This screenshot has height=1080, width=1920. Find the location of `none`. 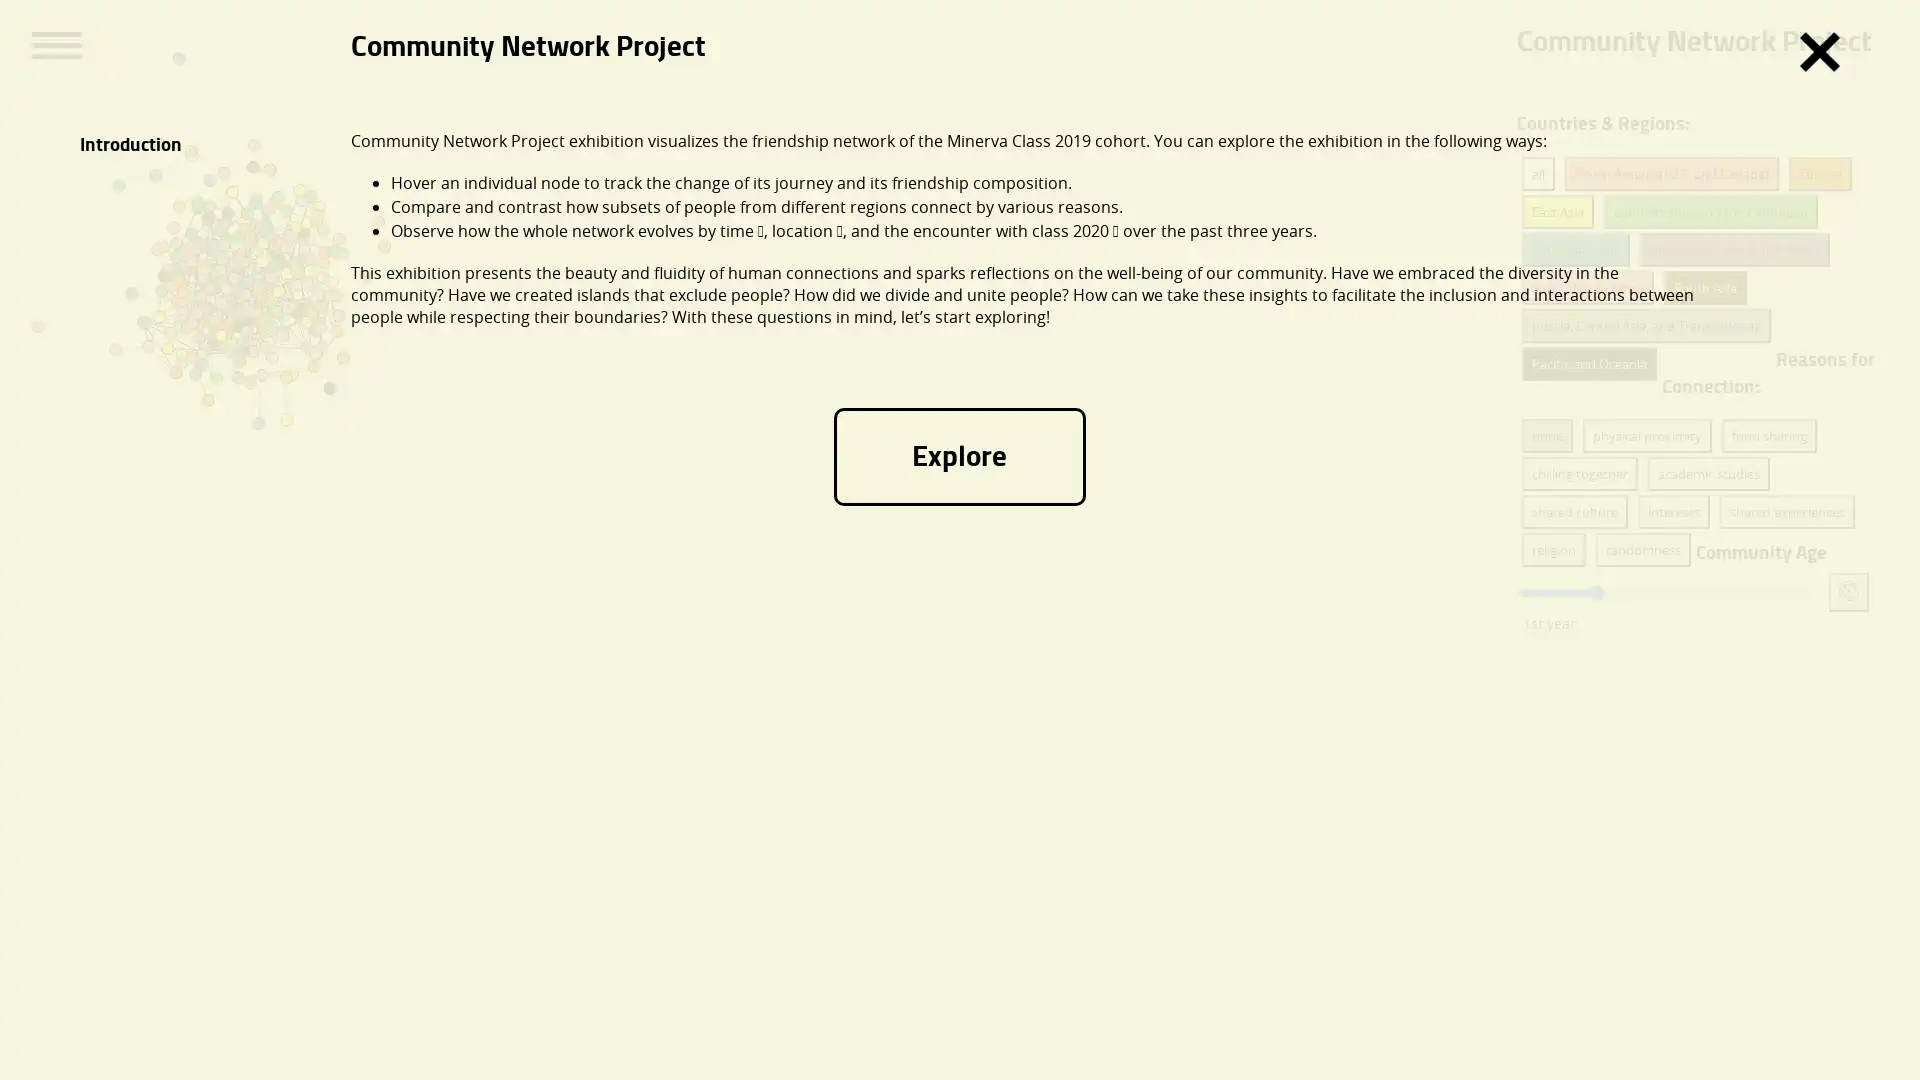

none is located at coordinates (1546, 434).